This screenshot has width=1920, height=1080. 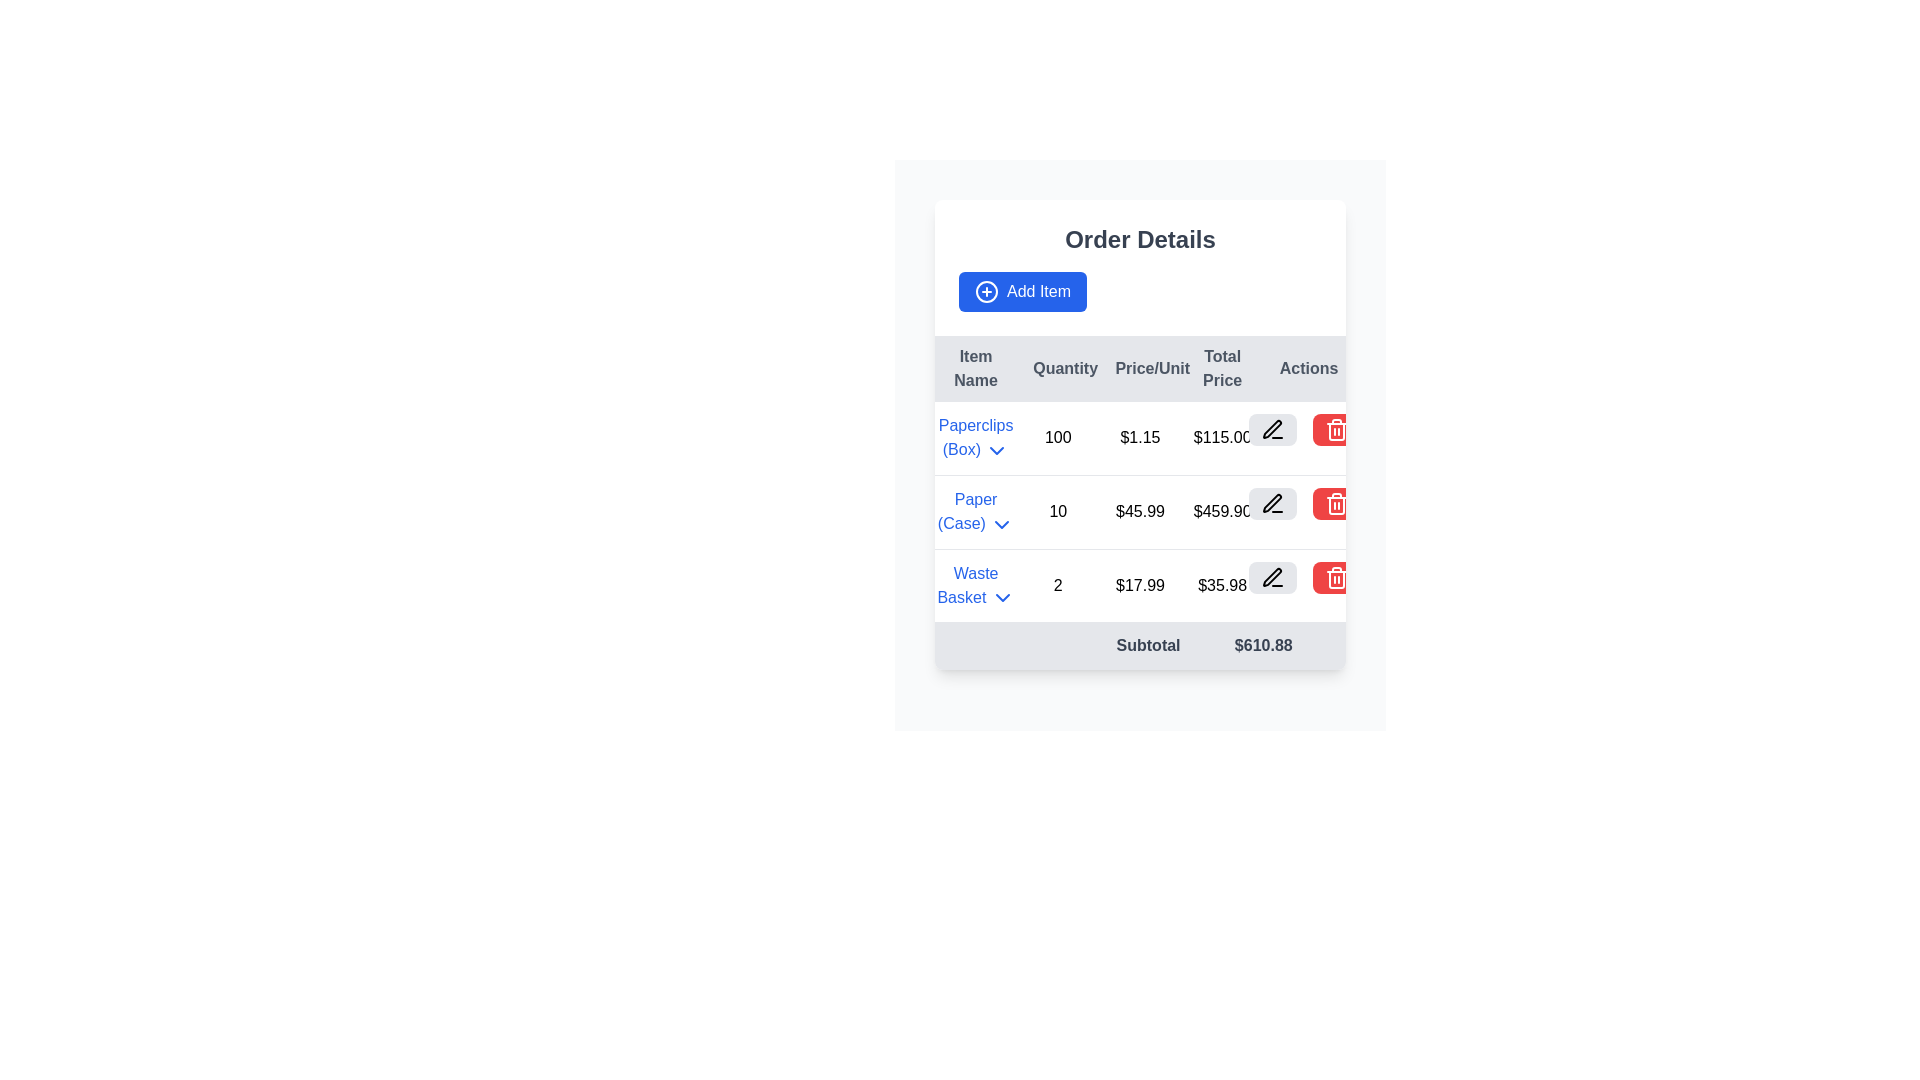 I want to click on the 'Paperclips (Box)' dropdown label with a downward-chevron icon, so click(x=975, y=437).